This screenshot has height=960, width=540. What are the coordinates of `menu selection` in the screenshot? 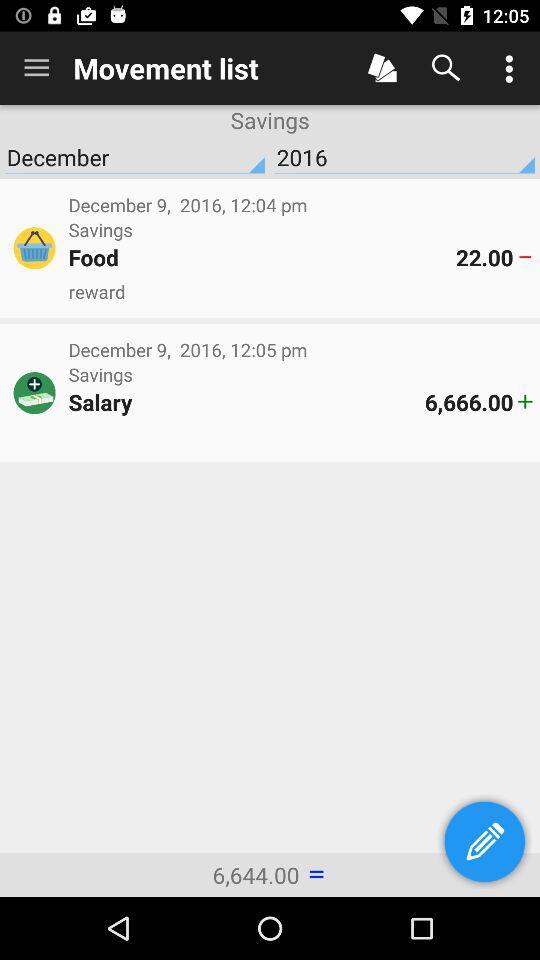 It's located at (382, 68).